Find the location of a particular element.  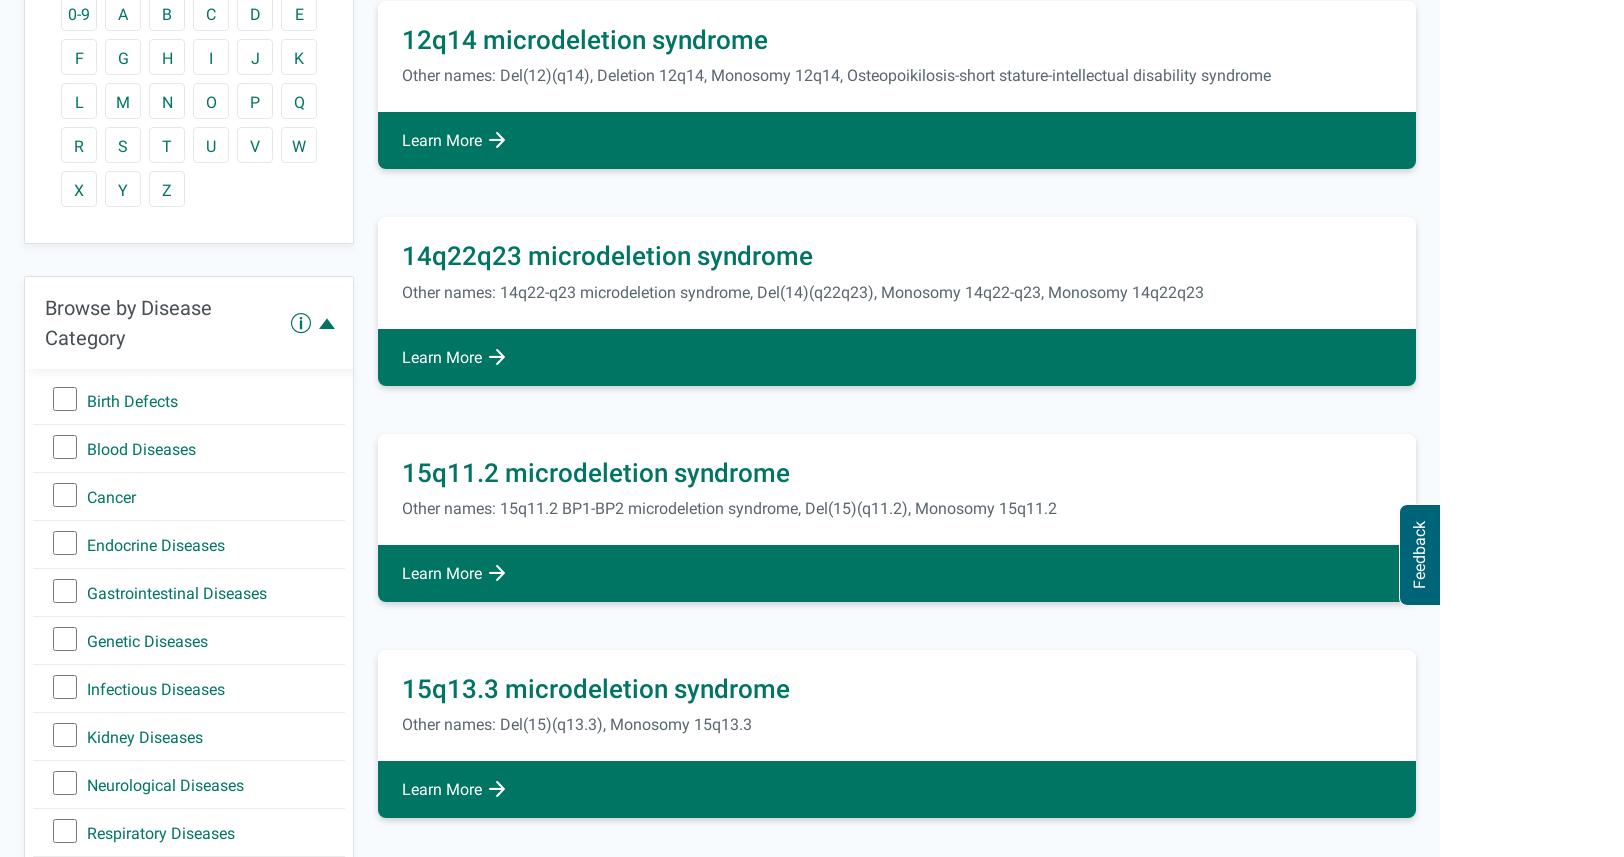

'O' is located at coordinates (210, 102).